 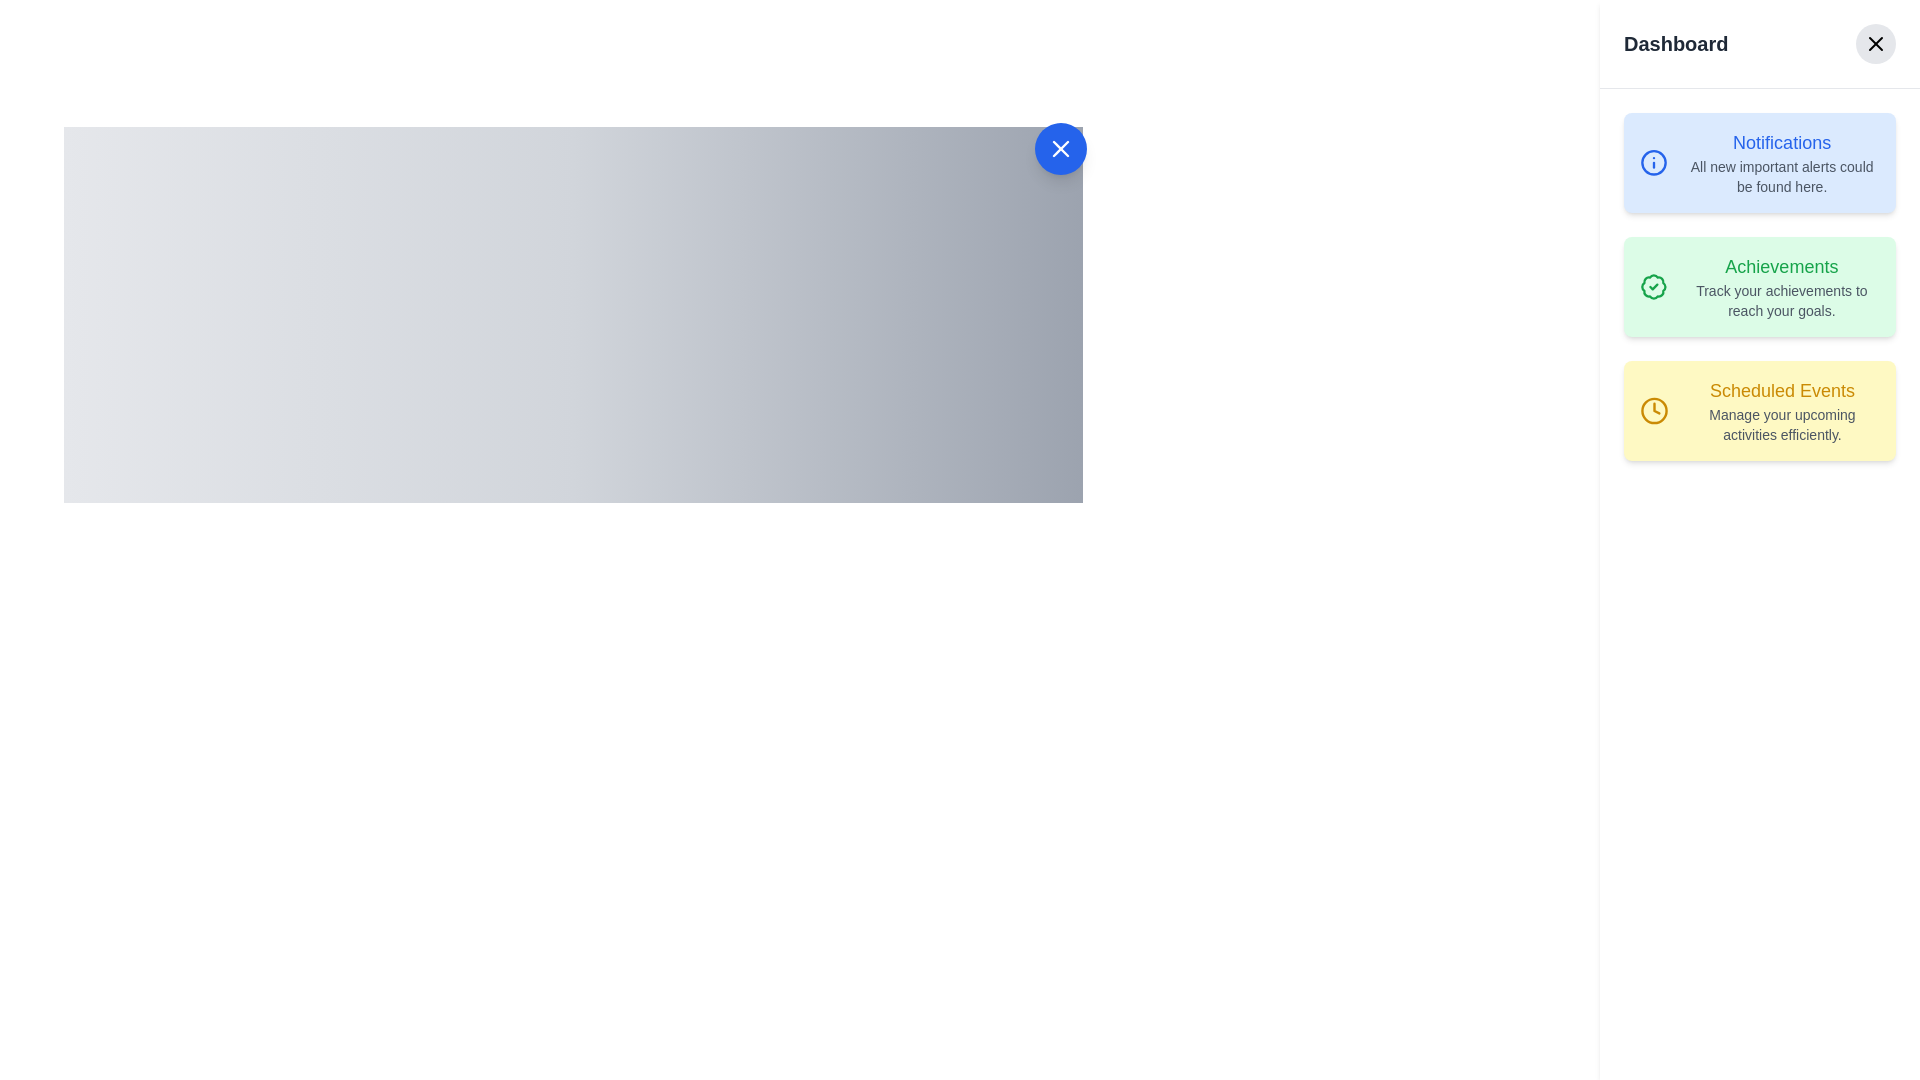 I want to click on the text label reading 'Achievements' which is styled in a green font and located in the second section of the right-side list of cards, so click(x=1781, y=265).